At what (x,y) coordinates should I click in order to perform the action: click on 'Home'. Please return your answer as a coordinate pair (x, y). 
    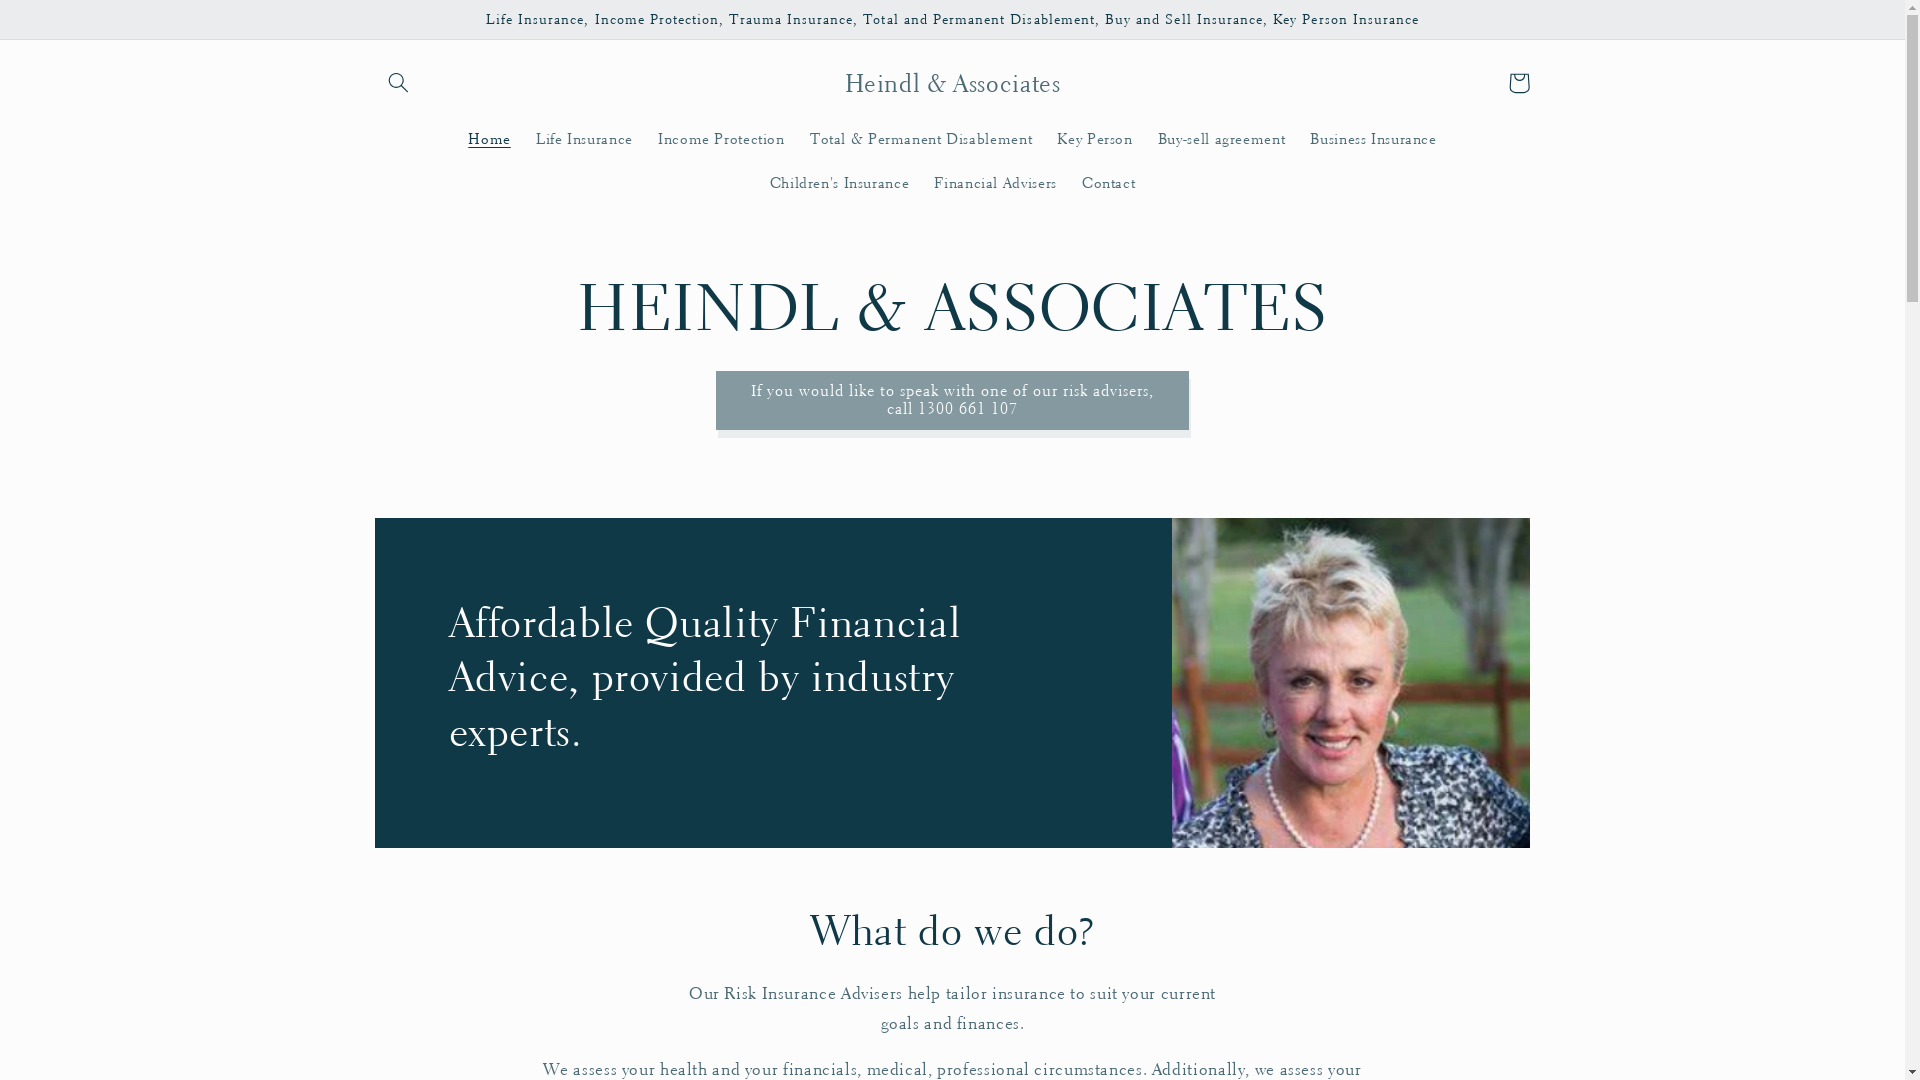
    Looking at the image, I should click on (489, 137).